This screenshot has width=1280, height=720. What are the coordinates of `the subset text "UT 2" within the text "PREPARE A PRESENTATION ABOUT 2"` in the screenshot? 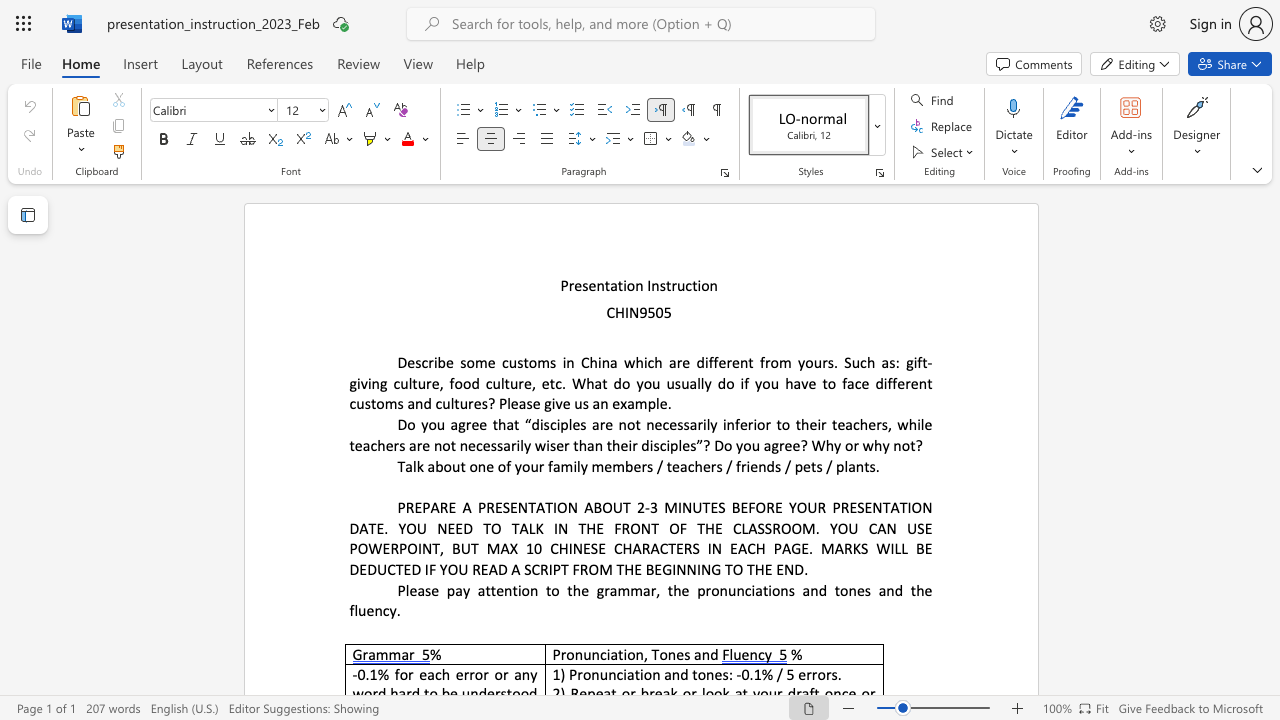 It's located at (611, 506).